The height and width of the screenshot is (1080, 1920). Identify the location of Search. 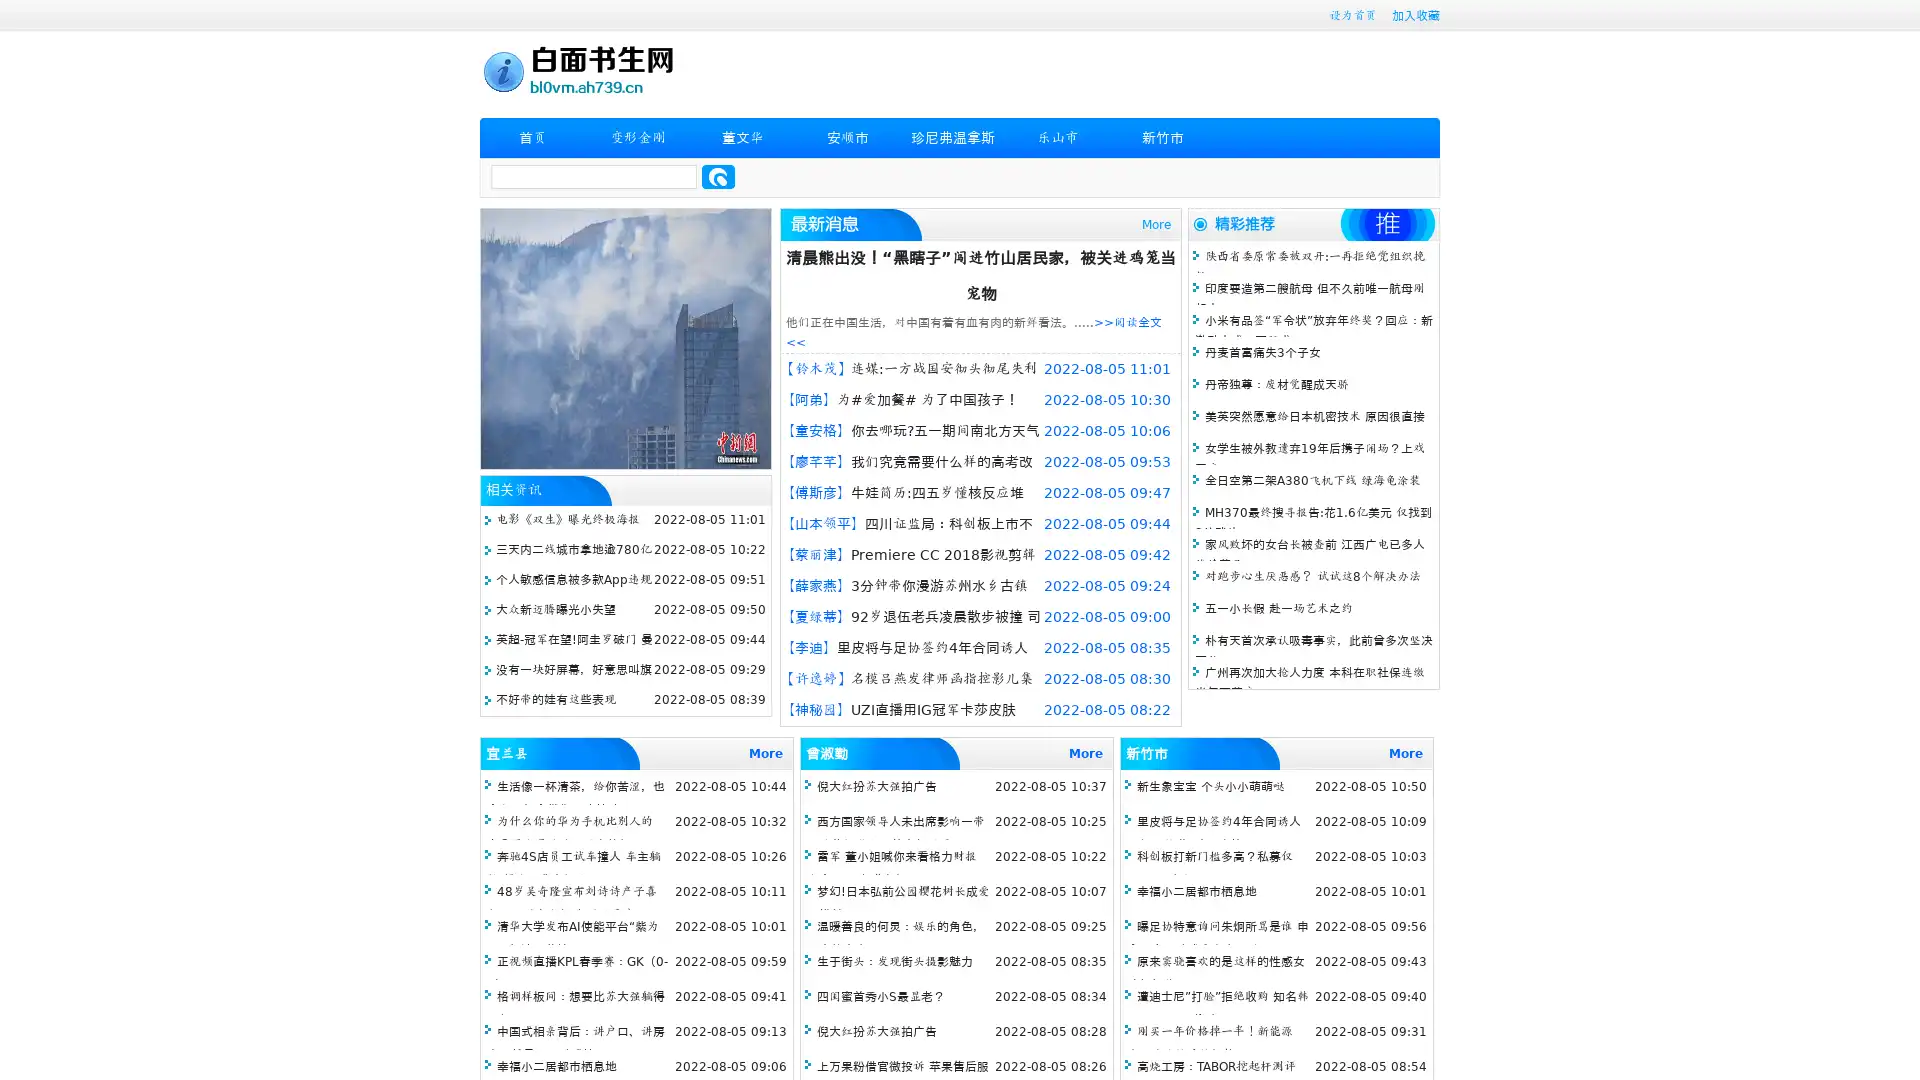
(718, 176).